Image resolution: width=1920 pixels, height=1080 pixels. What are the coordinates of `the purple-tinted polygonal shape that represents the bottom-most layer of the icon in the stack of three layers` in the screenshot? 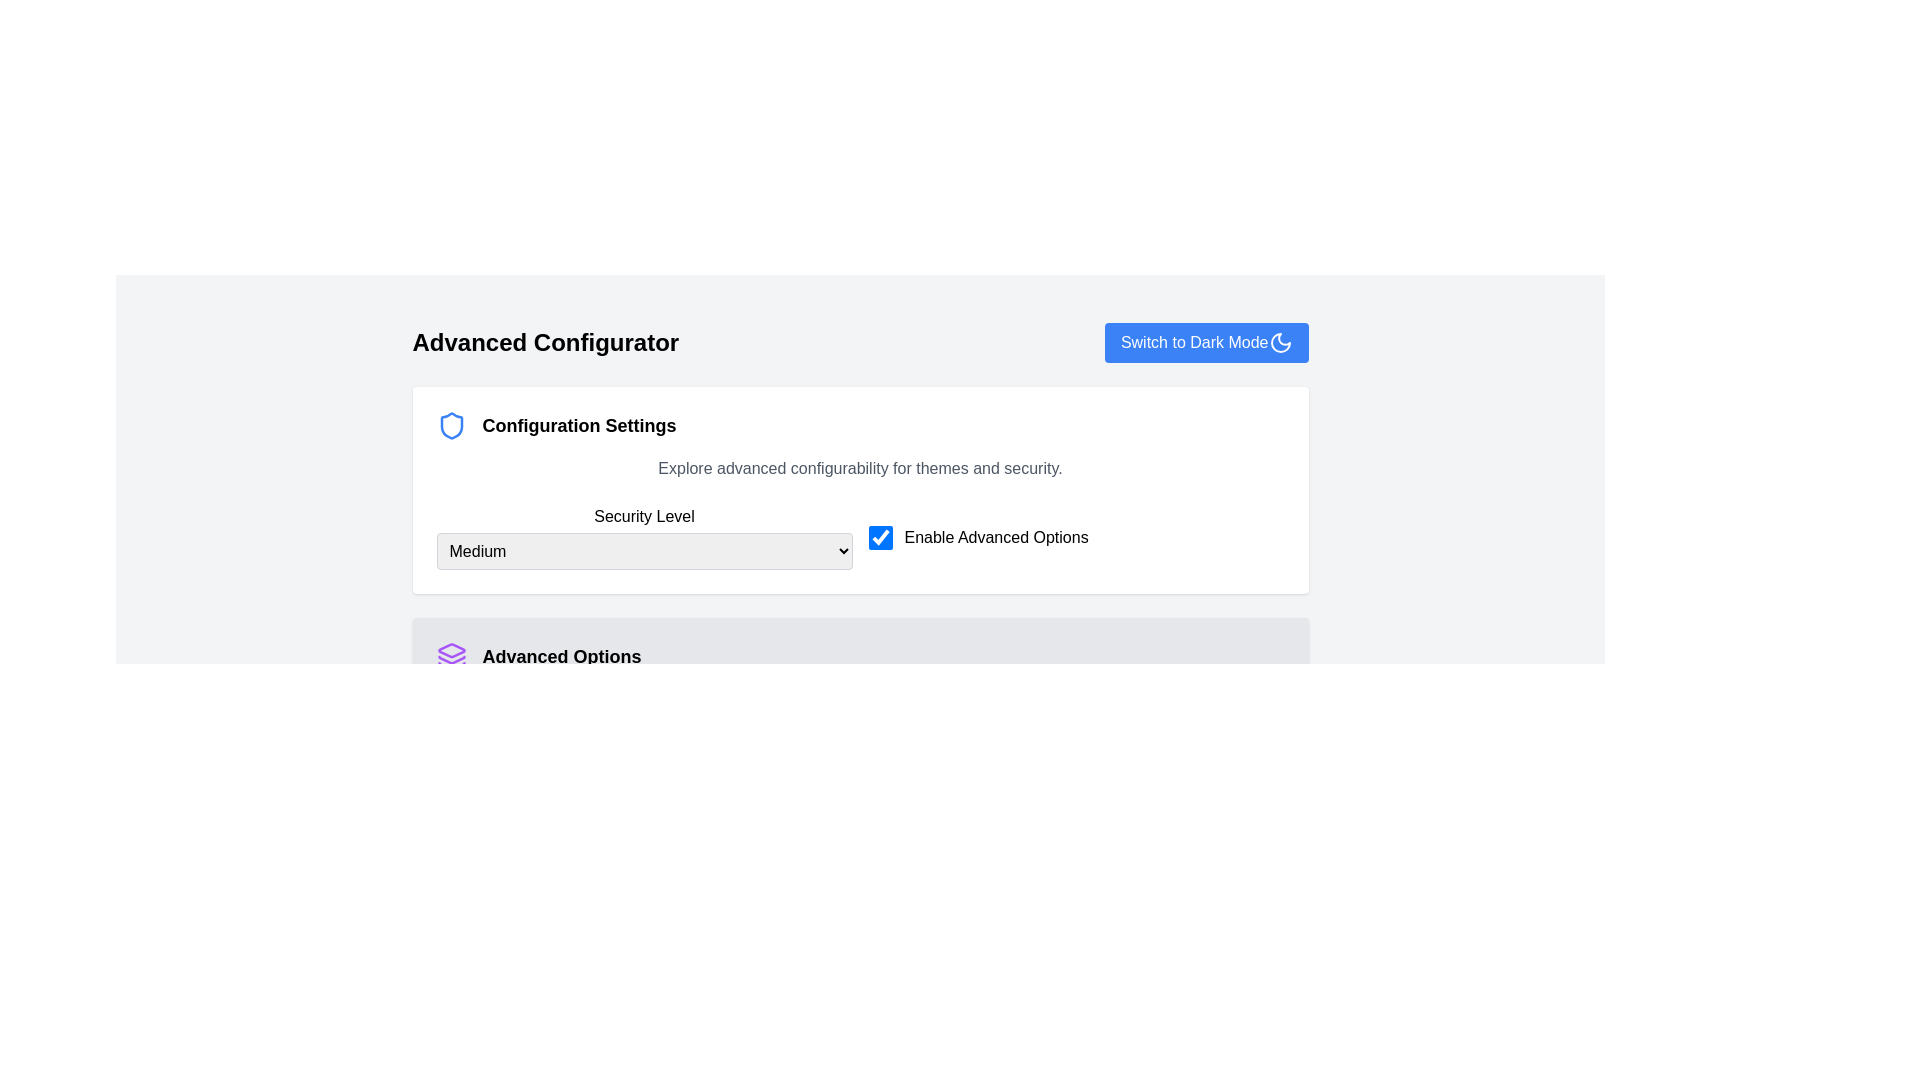 It's located at (450, 666).